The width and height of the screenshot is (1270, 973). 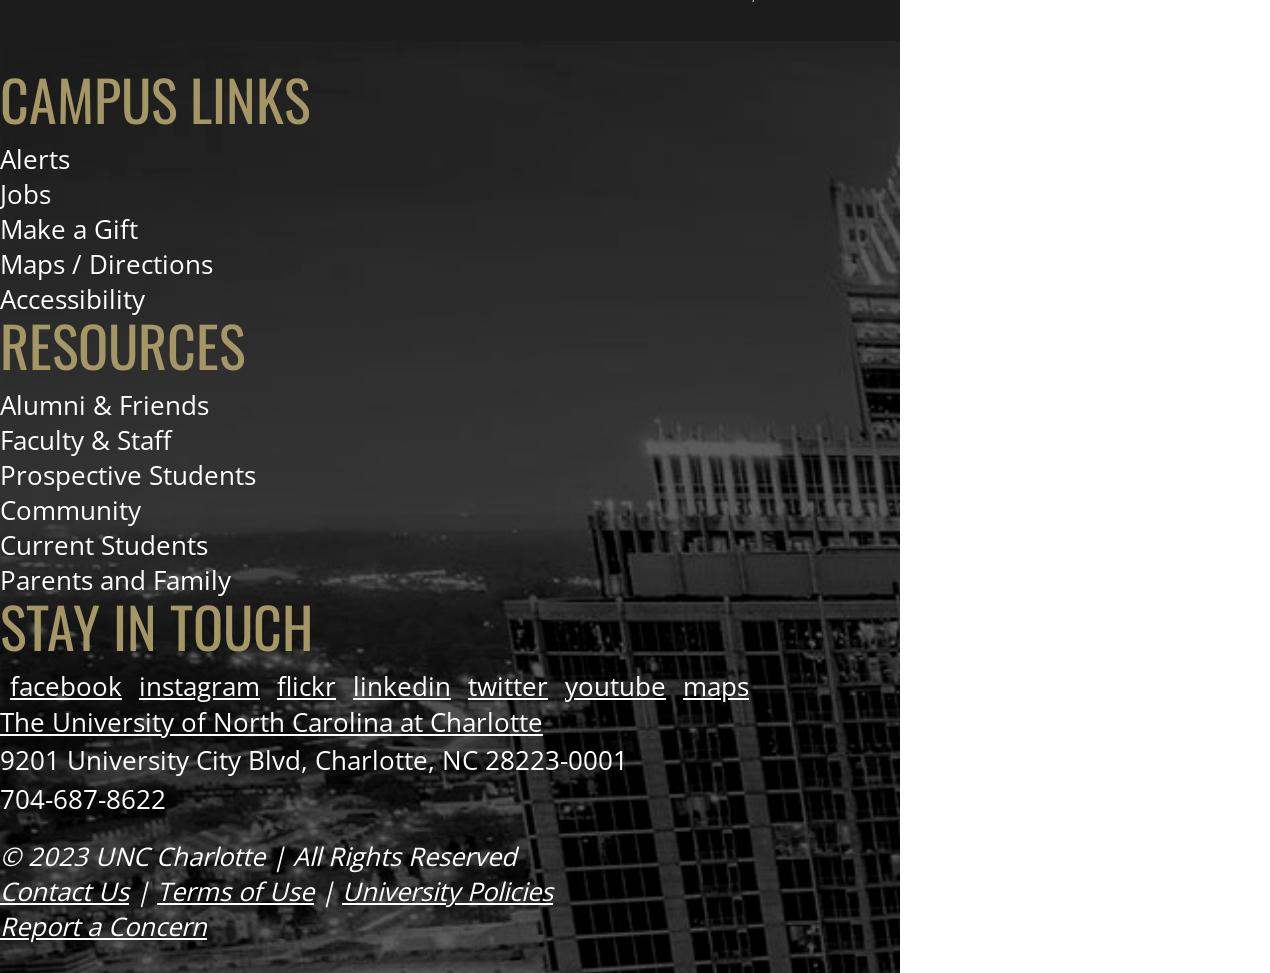 I want to click on 'Faculty & Staff', so click(x=85, y=440).